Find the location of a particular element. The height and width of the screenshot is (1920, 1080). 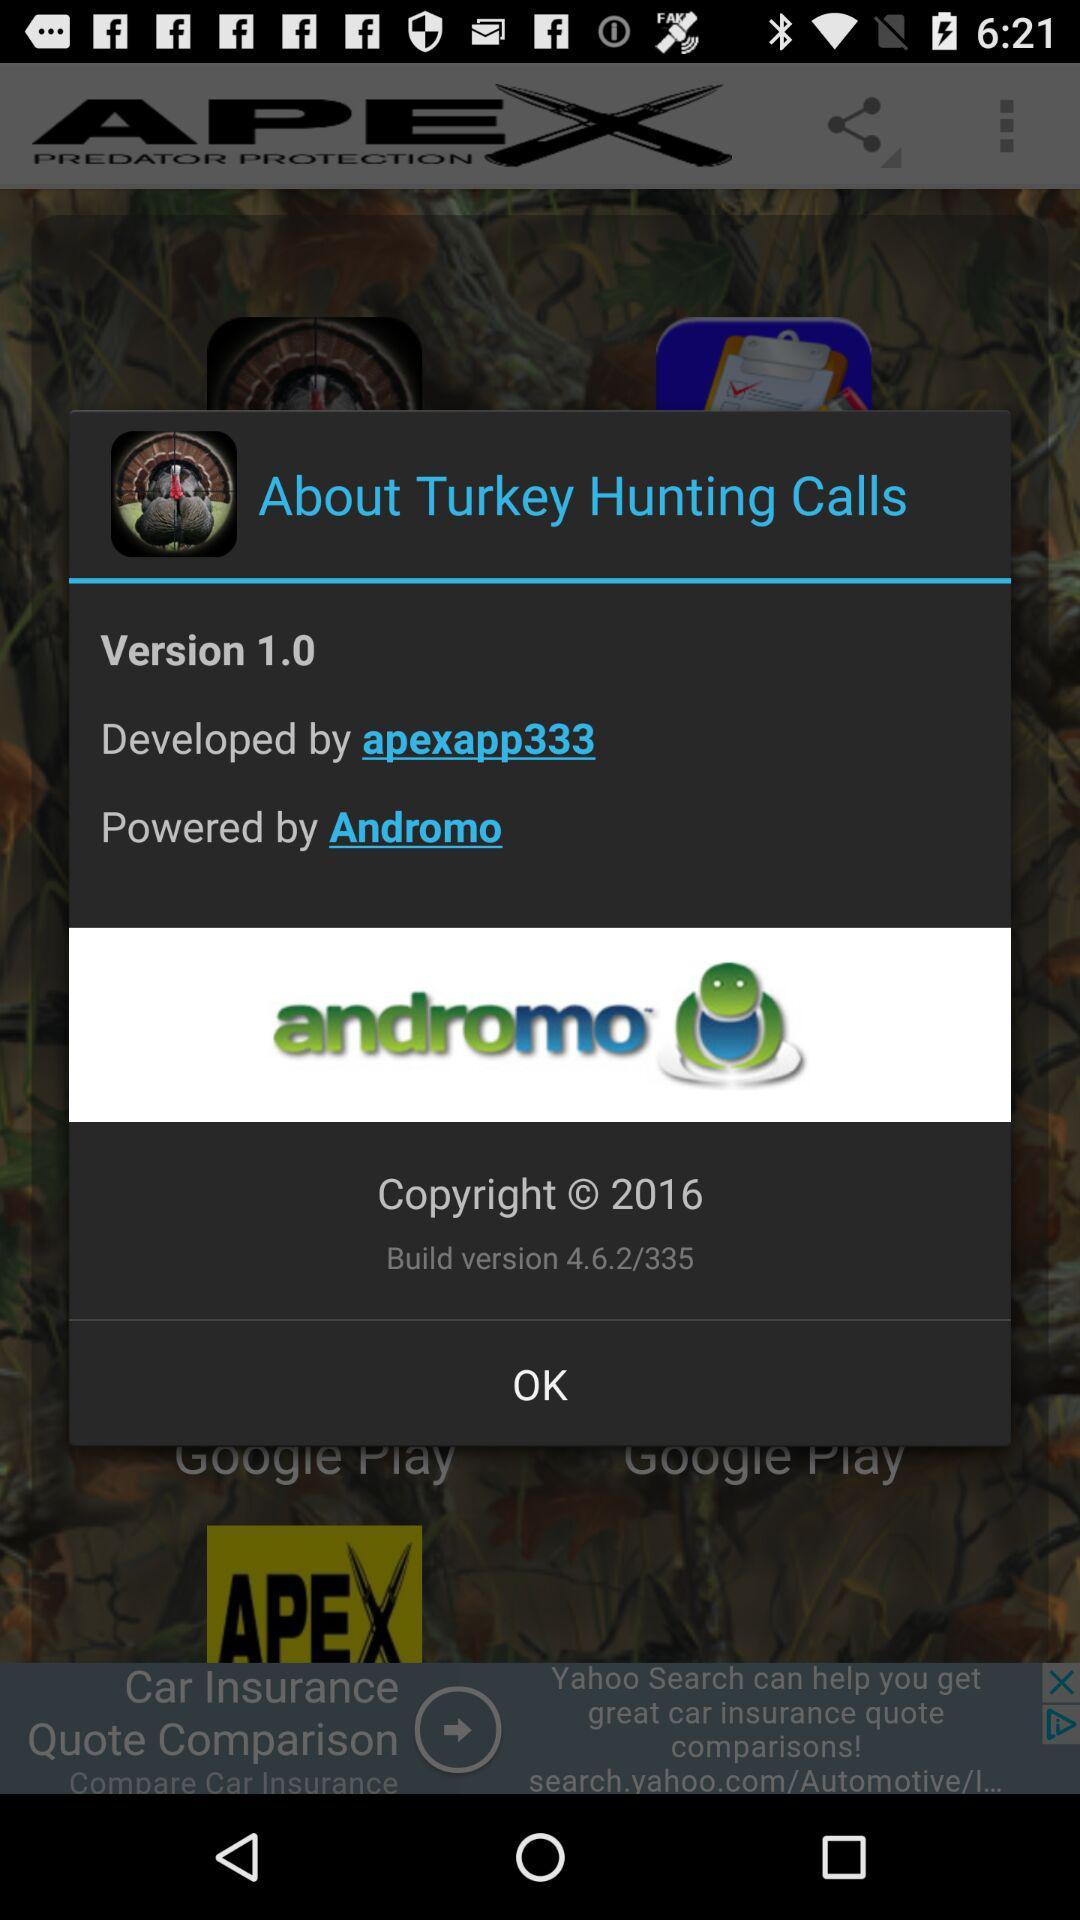

the icon below the powered by andromo item is located at coordinates (538, 1024).